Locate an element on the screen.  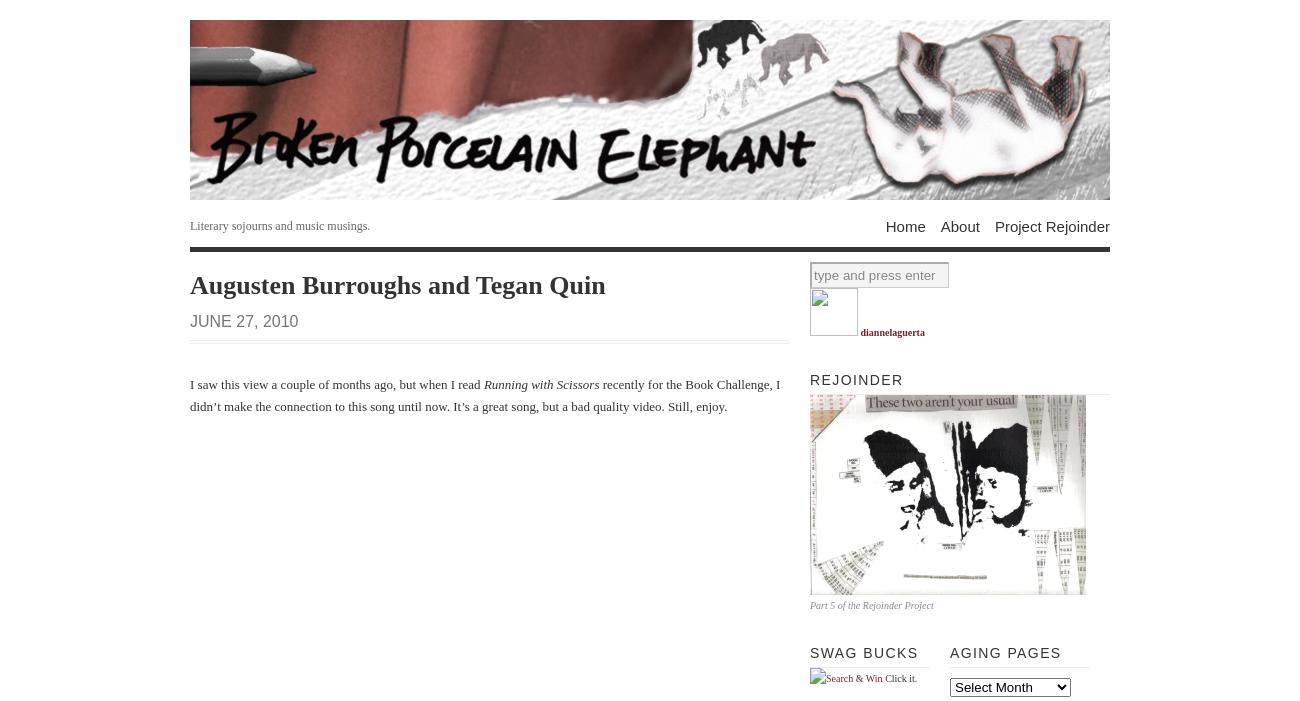
'Augusten Burroughs and Tegan Quin' is located at coordinates (397, 284).